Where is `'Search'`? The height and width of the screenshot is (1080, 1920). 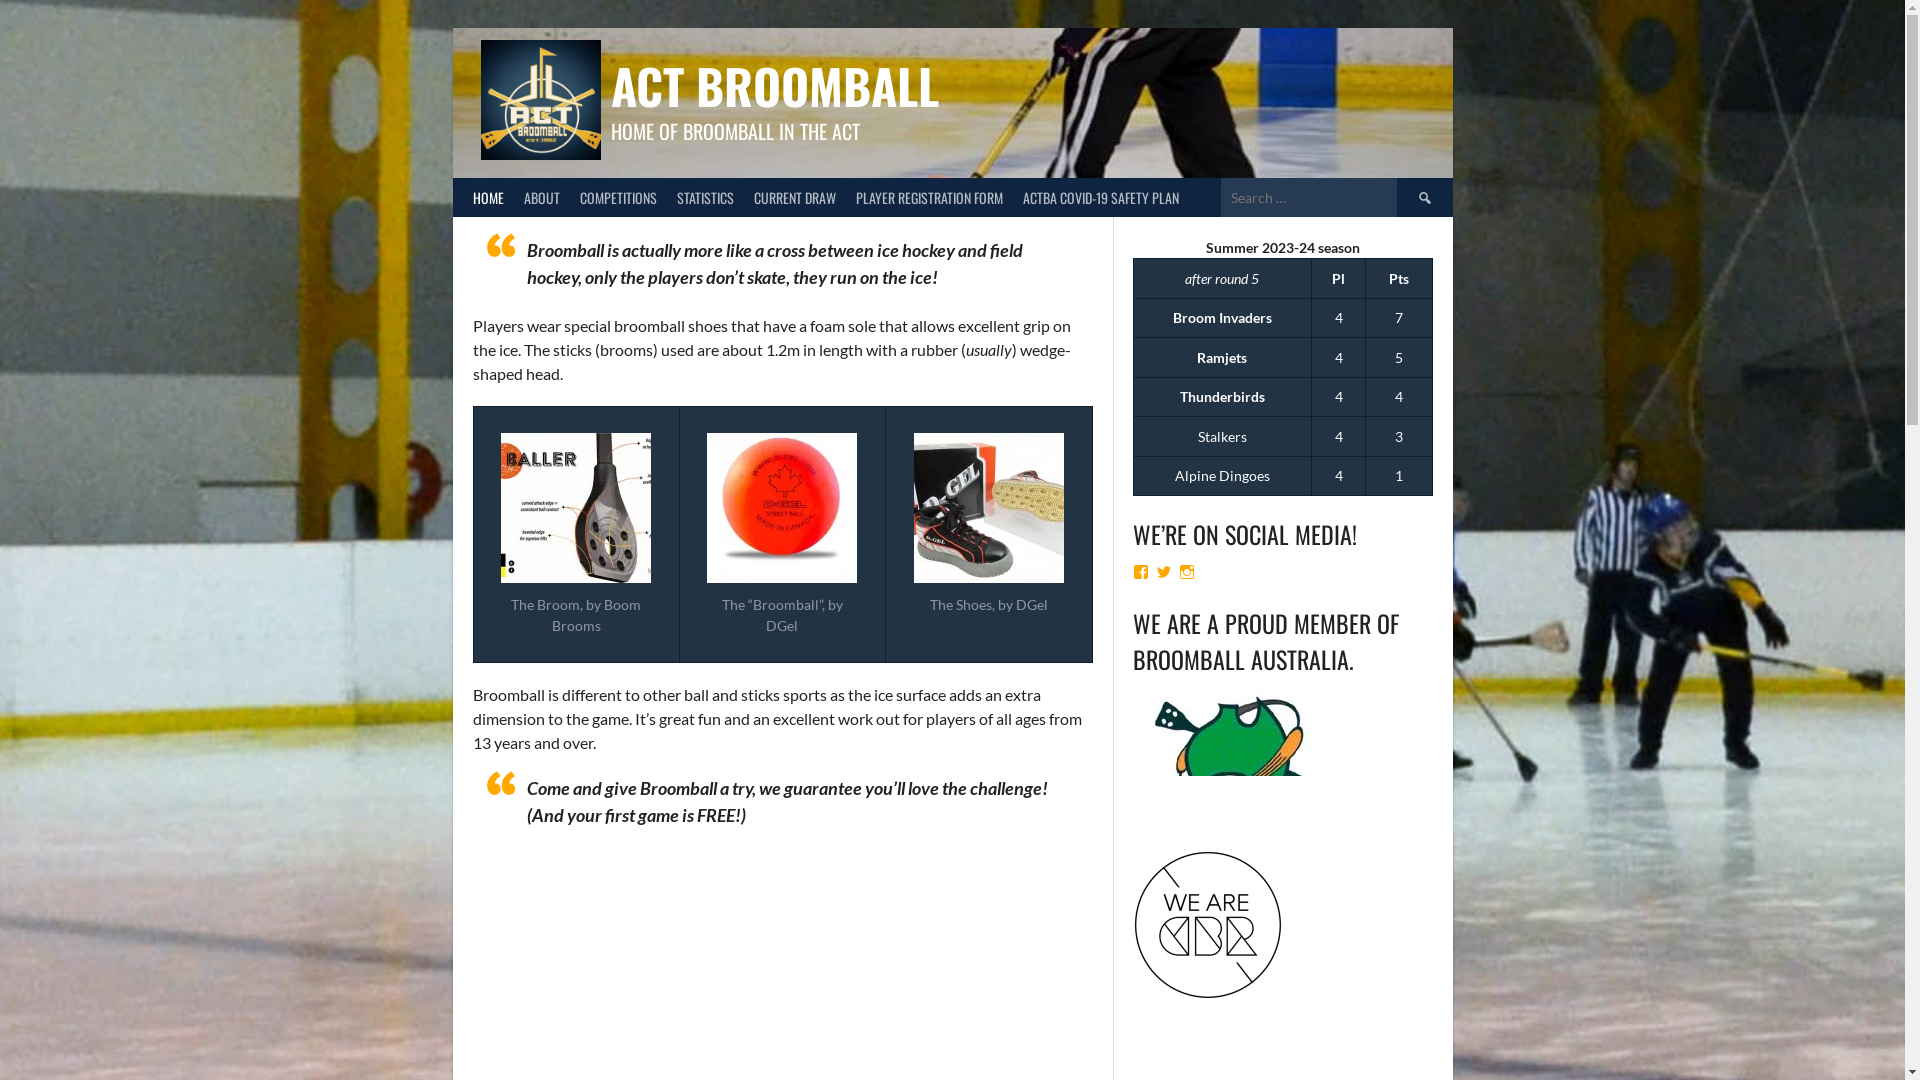 'Search' is located at coordinates (1423, 197).